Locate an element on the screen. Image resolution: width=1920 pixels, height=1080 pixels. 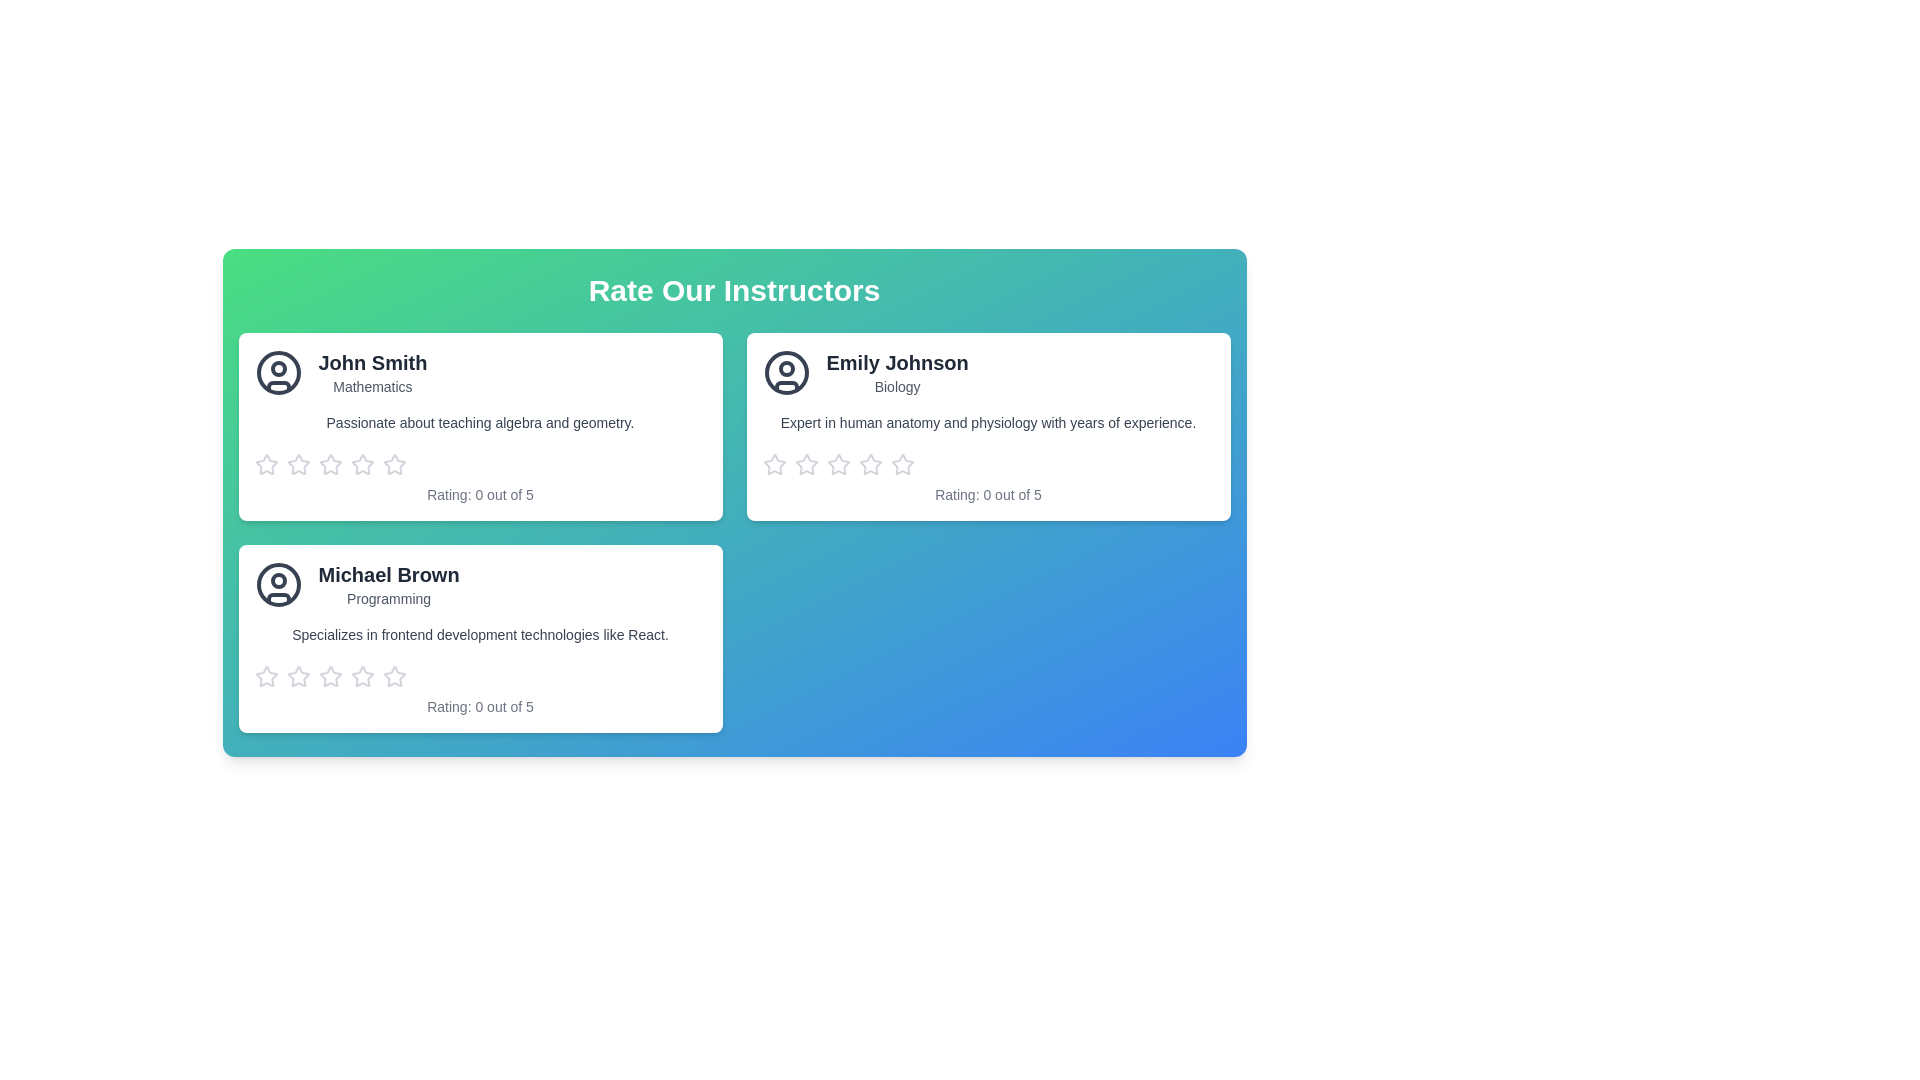
the first star rating icon is located at coordinates (330, 464).